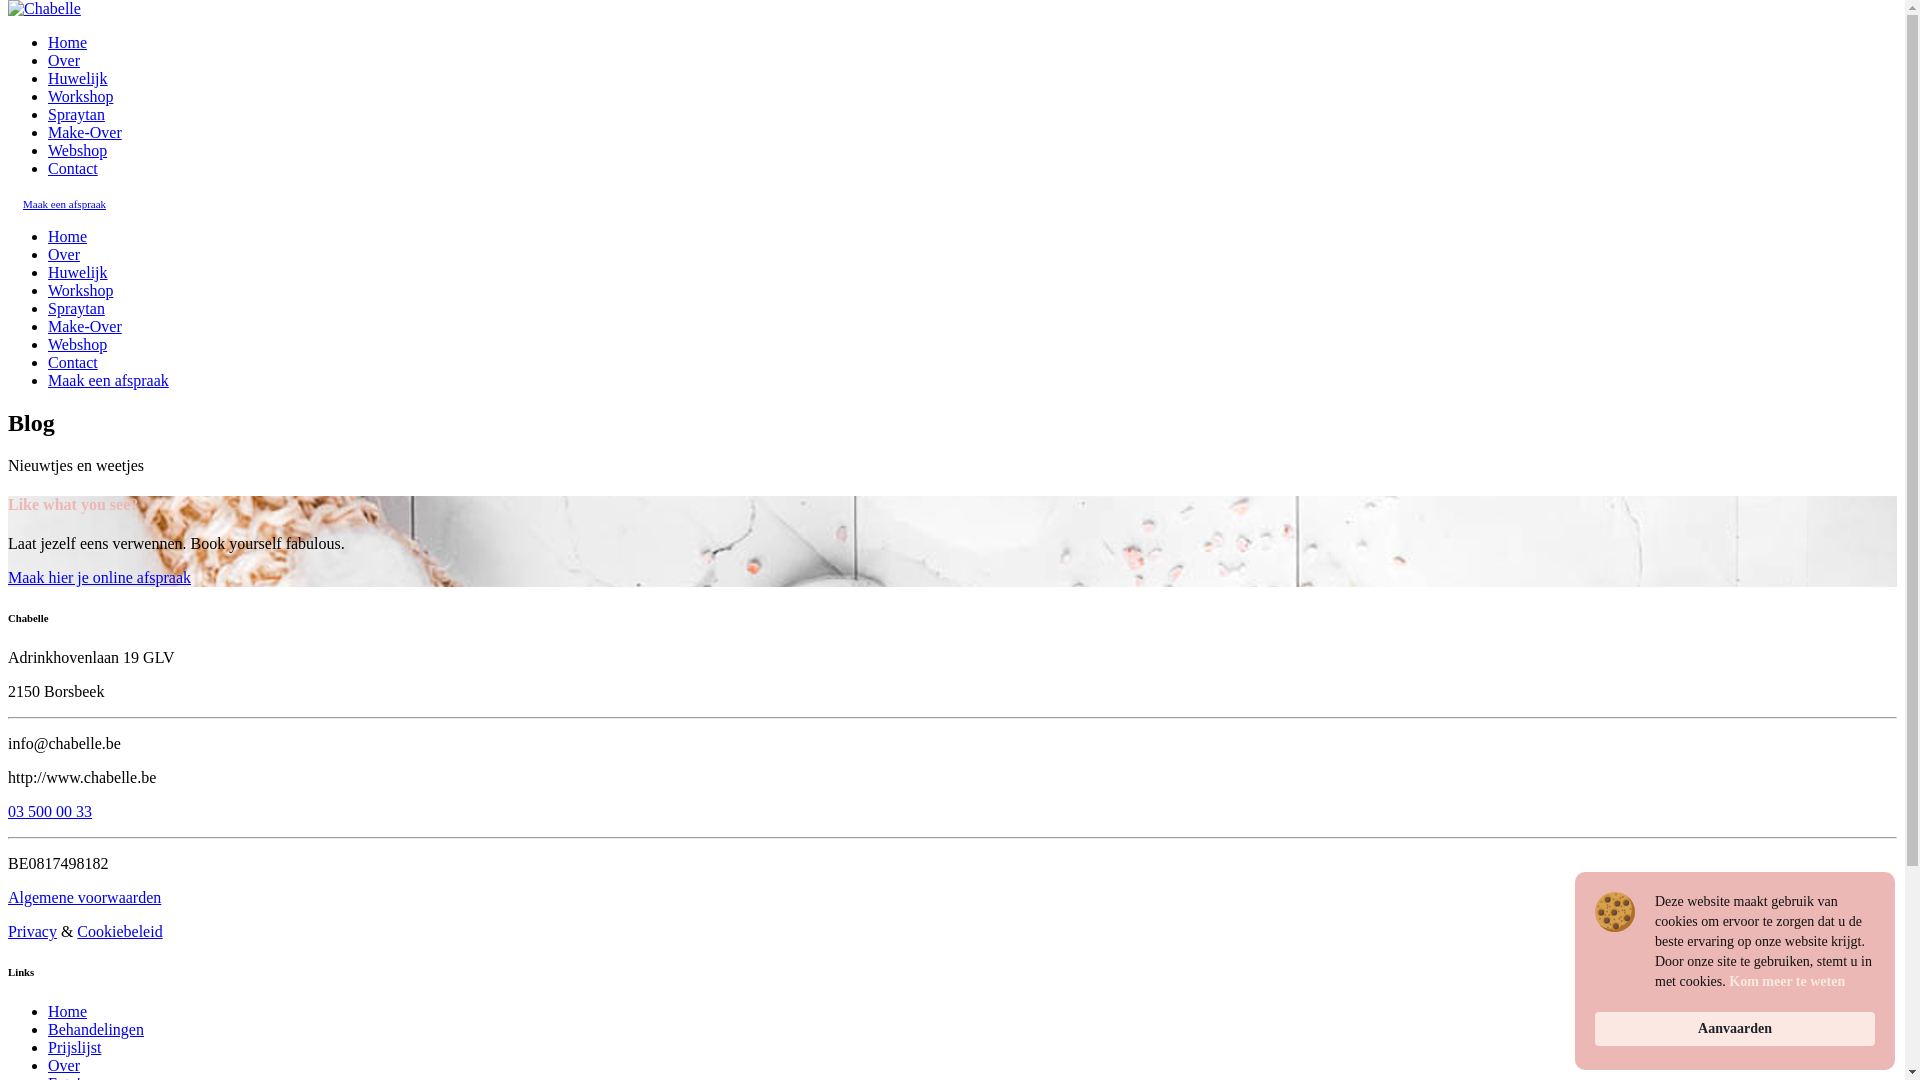 The image size is (1920, 1080). What do you see at coordinates (98, 577) in the screenshot?
I see `'Maak hier je online afspraak'` at bounding box center [98, 577].